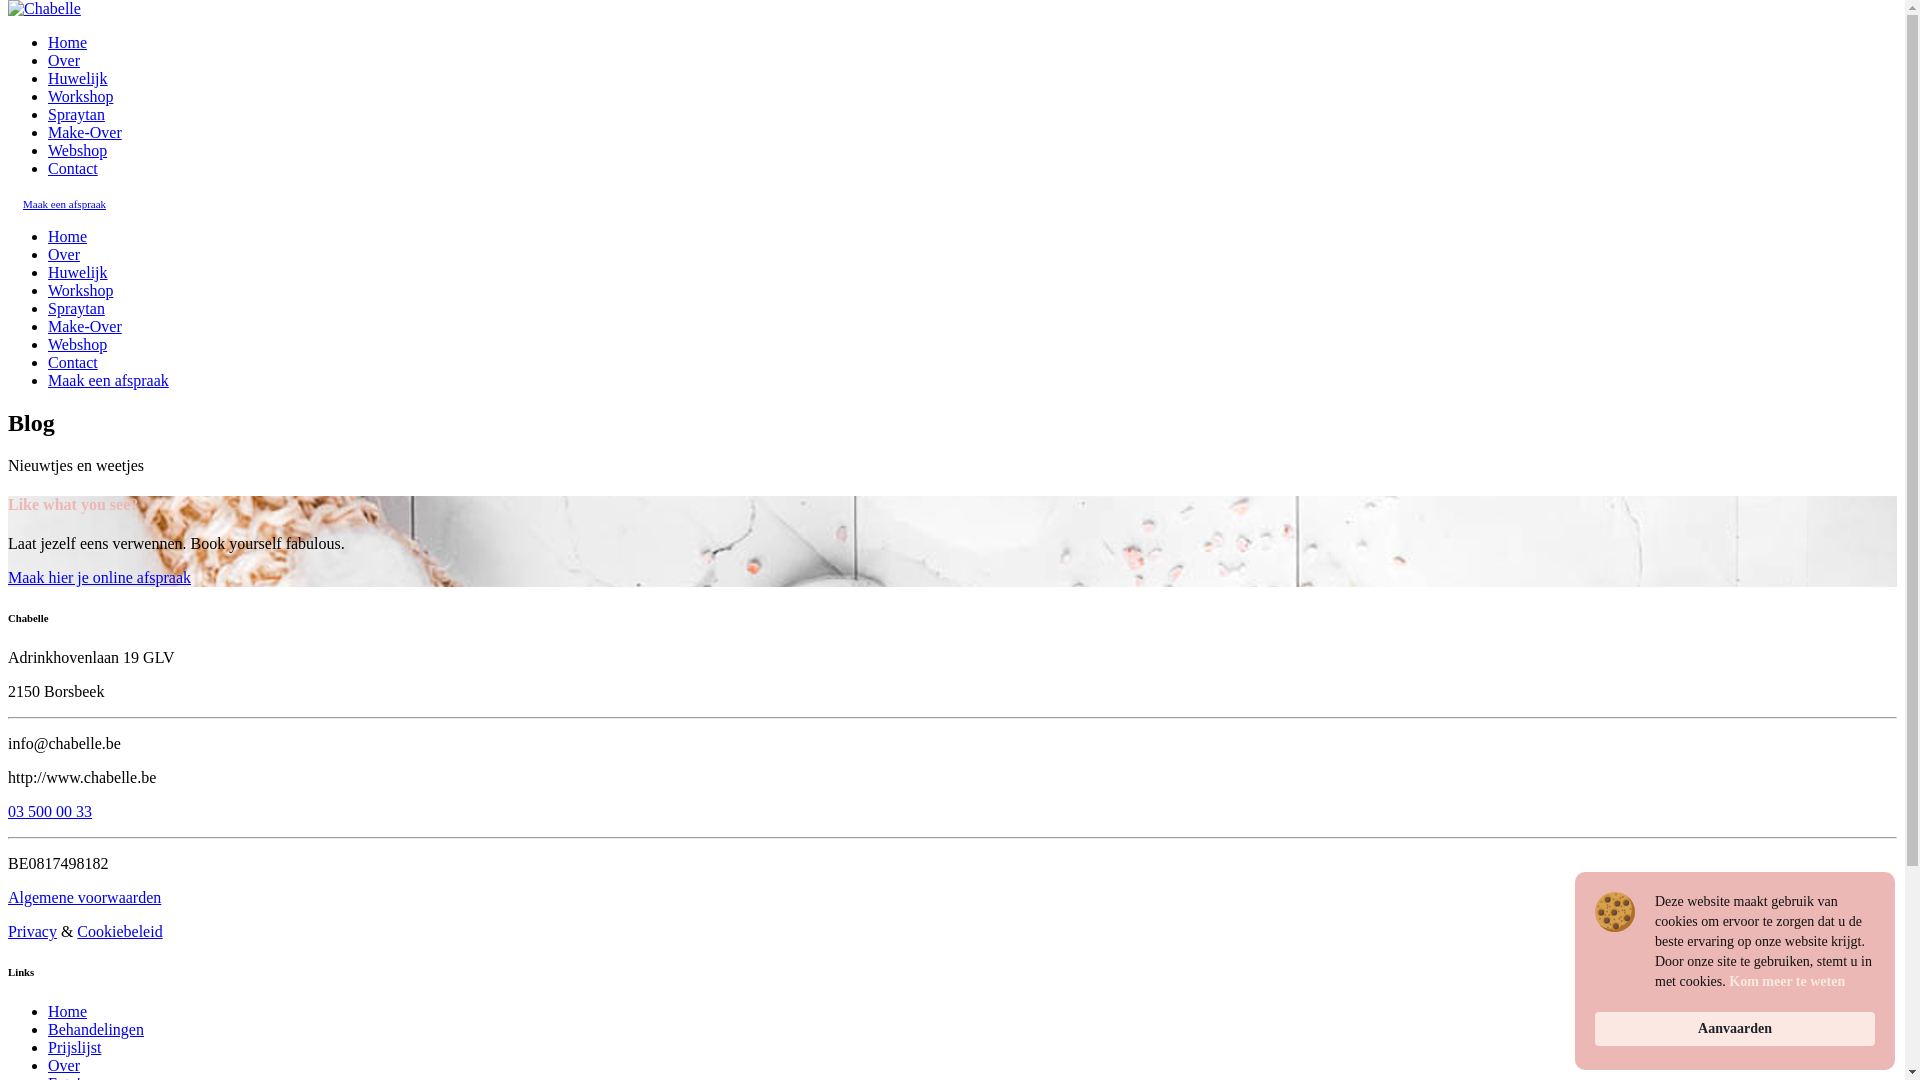 The image size is (1920, 1080). What do you see at coordinates (98, 577) in the screenshot?
I see `'Maak hier je online afspraak'` at bounding box center [98, 577].